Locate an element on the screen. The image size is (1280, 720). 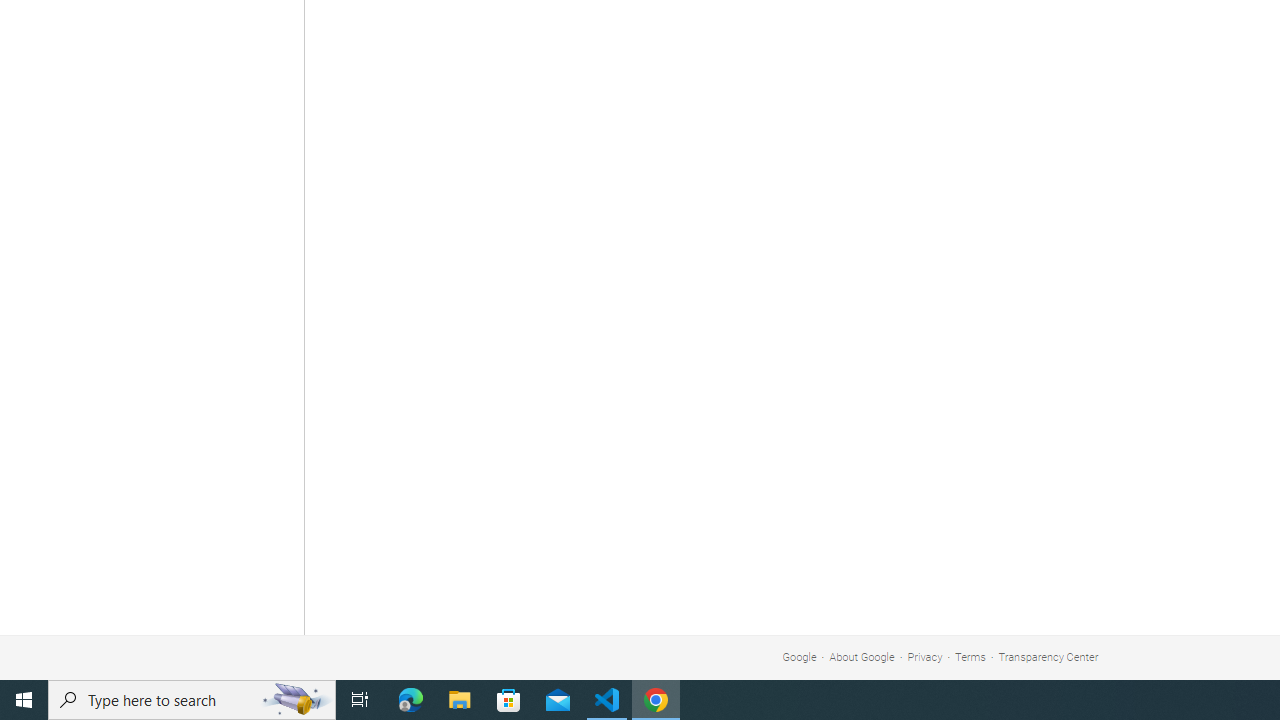
'Transparency Center' is located at coordinates (1047, 657).